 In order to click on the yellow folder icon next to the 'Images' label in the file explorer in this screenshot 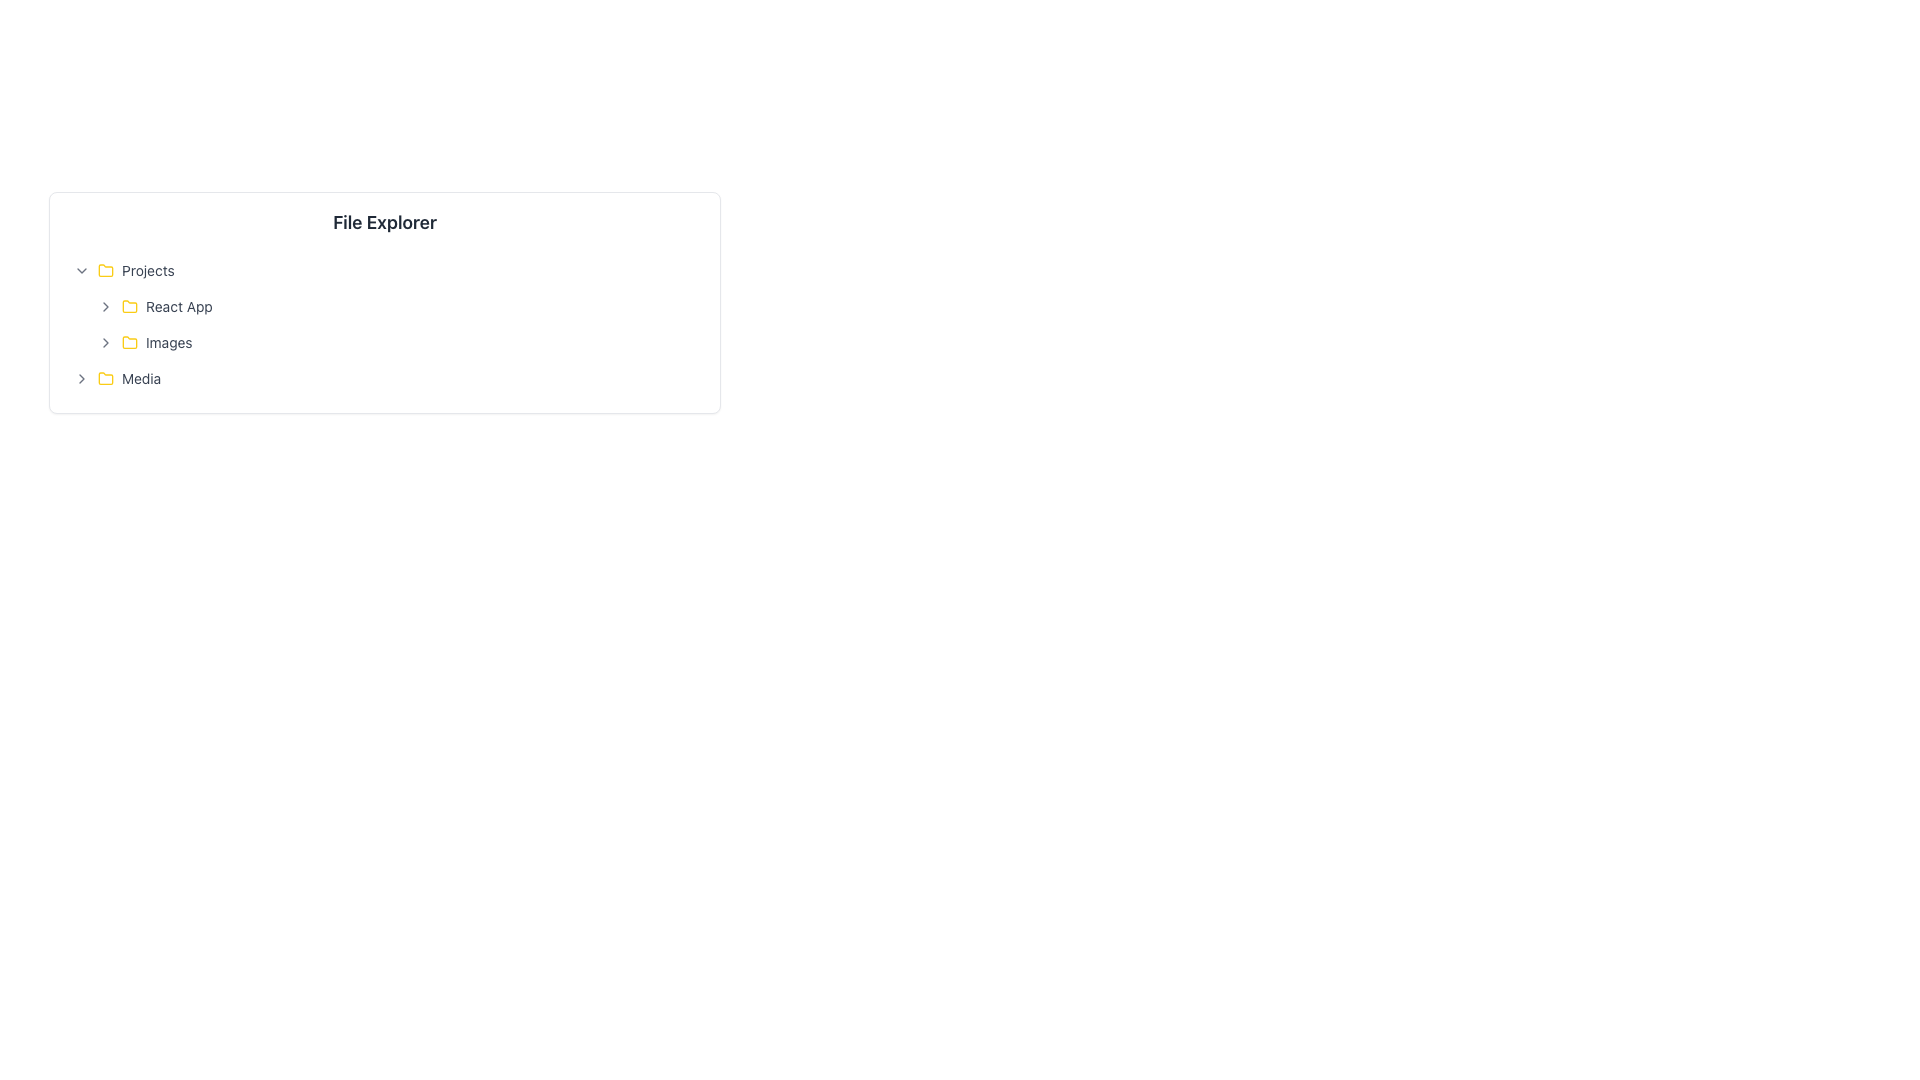, I will do `click(128, 341)`.